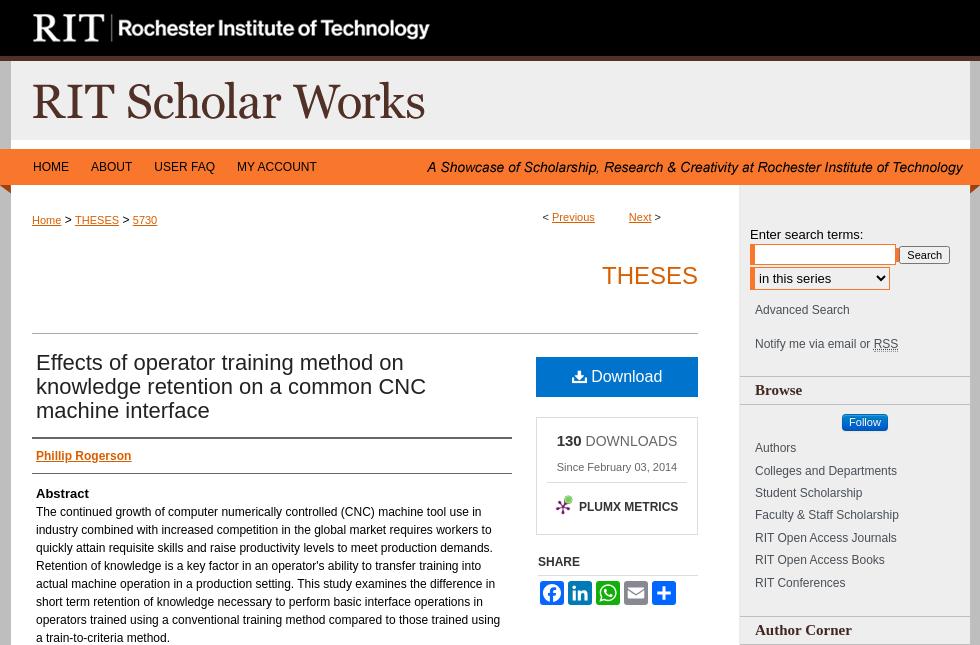 This screenshot has height=645, width=980. I want to click on 'Author Corner', so click(803, 629).